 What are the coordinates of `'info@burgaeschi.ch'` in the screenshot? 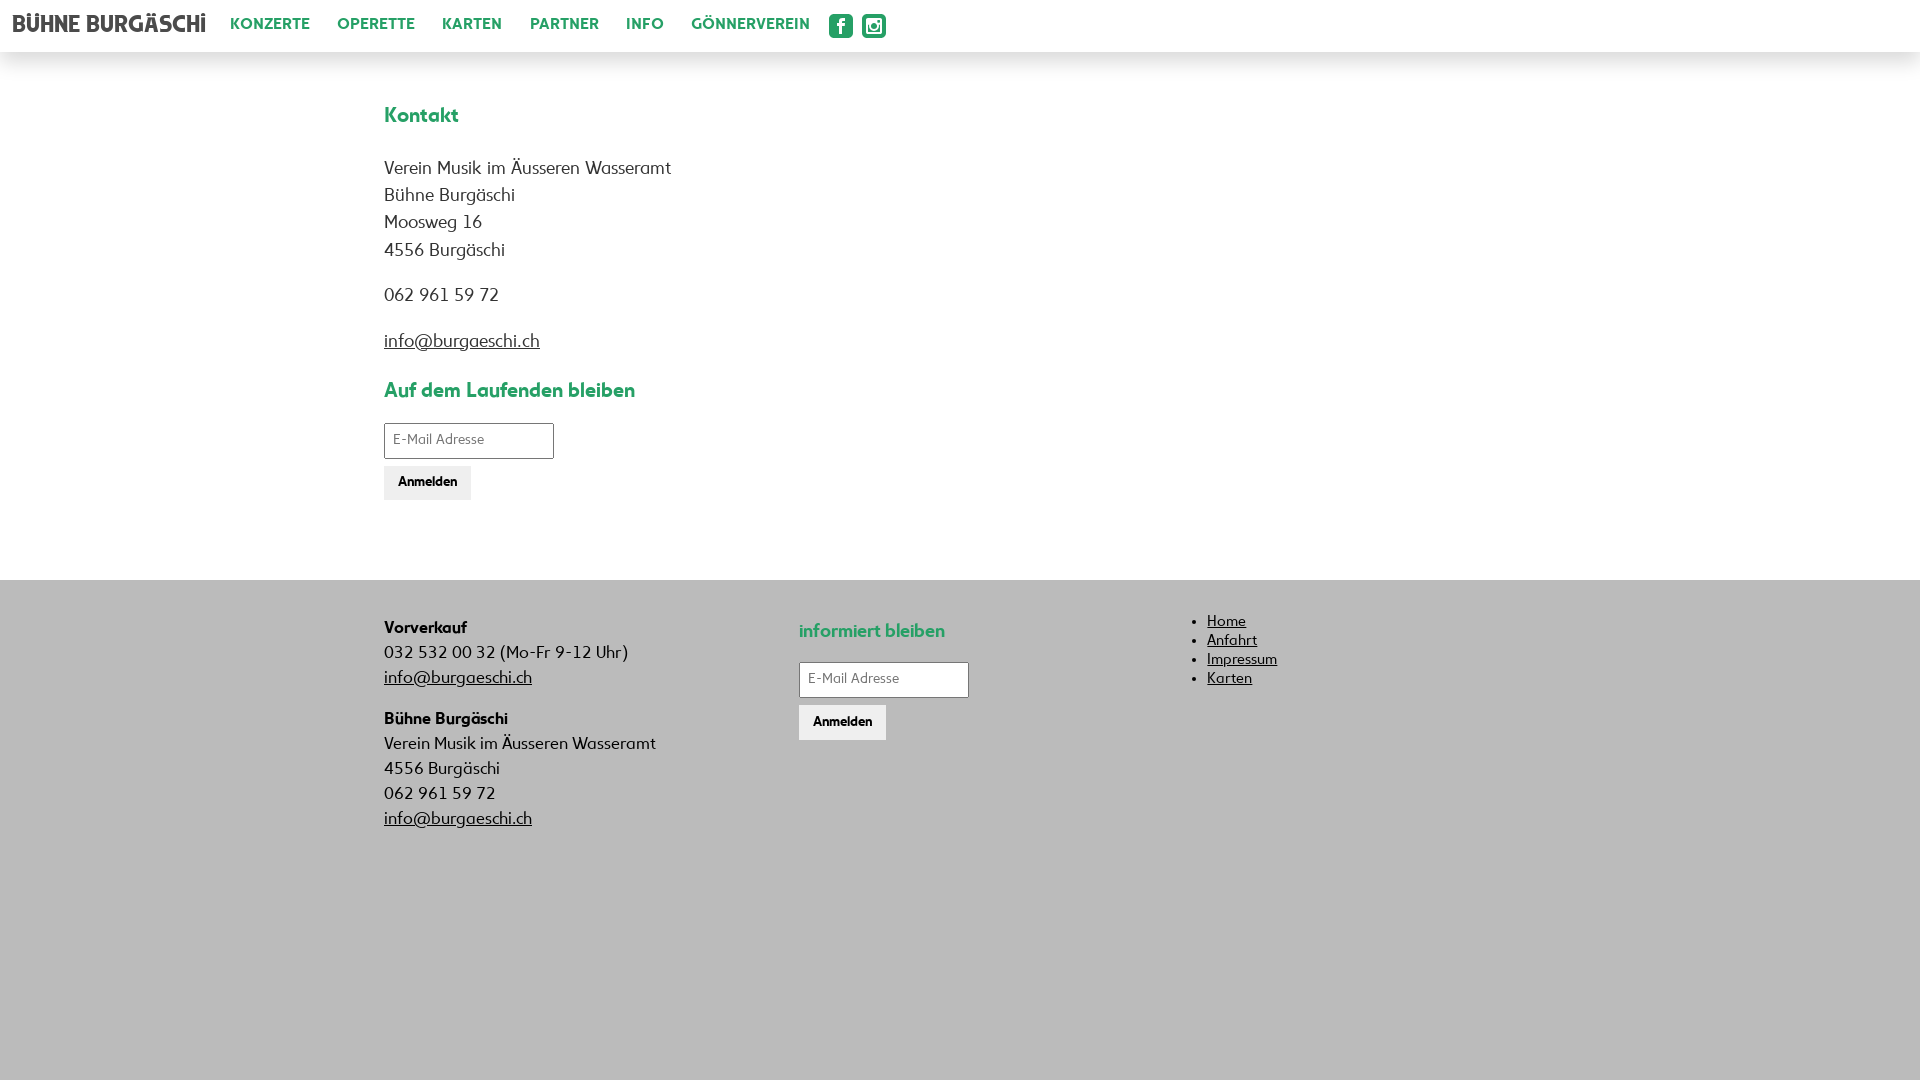 It's located at (460, 341).